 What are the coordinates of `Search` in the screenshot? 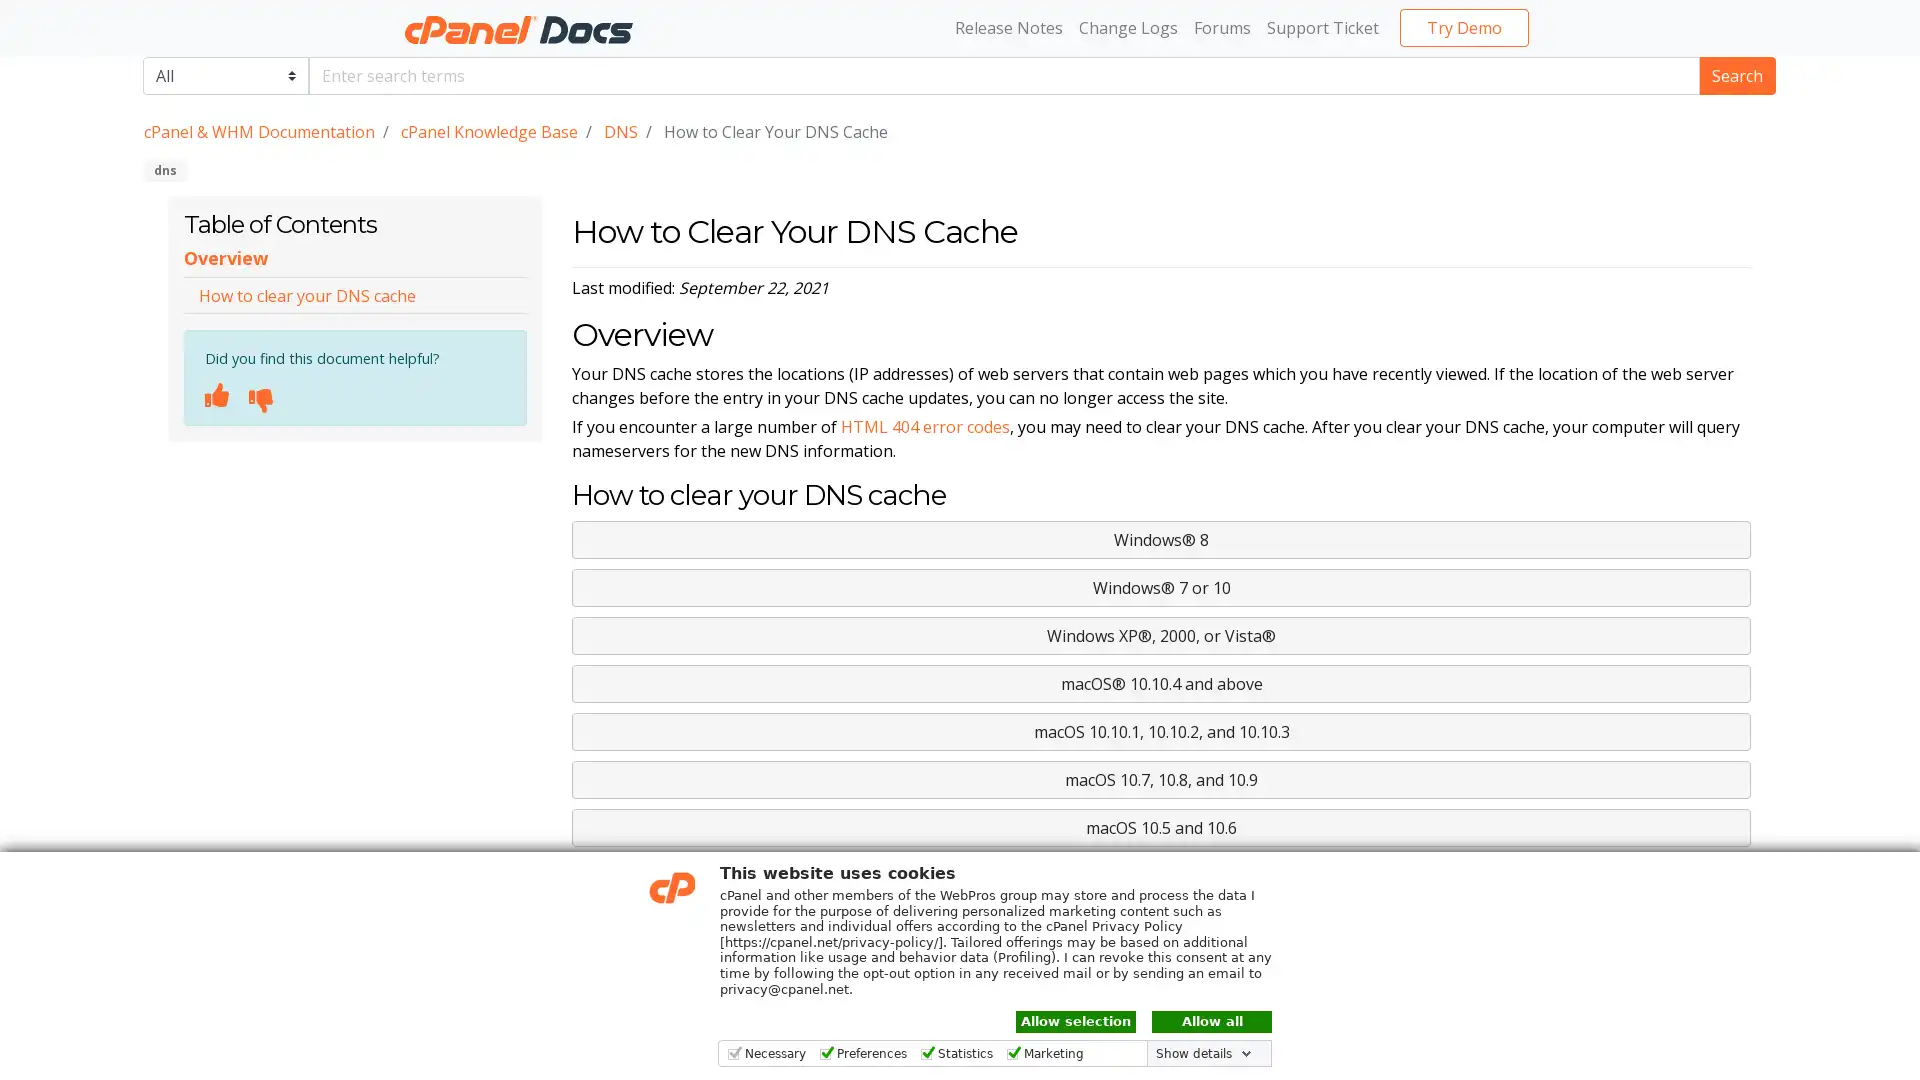 It's located at (1736, 73).